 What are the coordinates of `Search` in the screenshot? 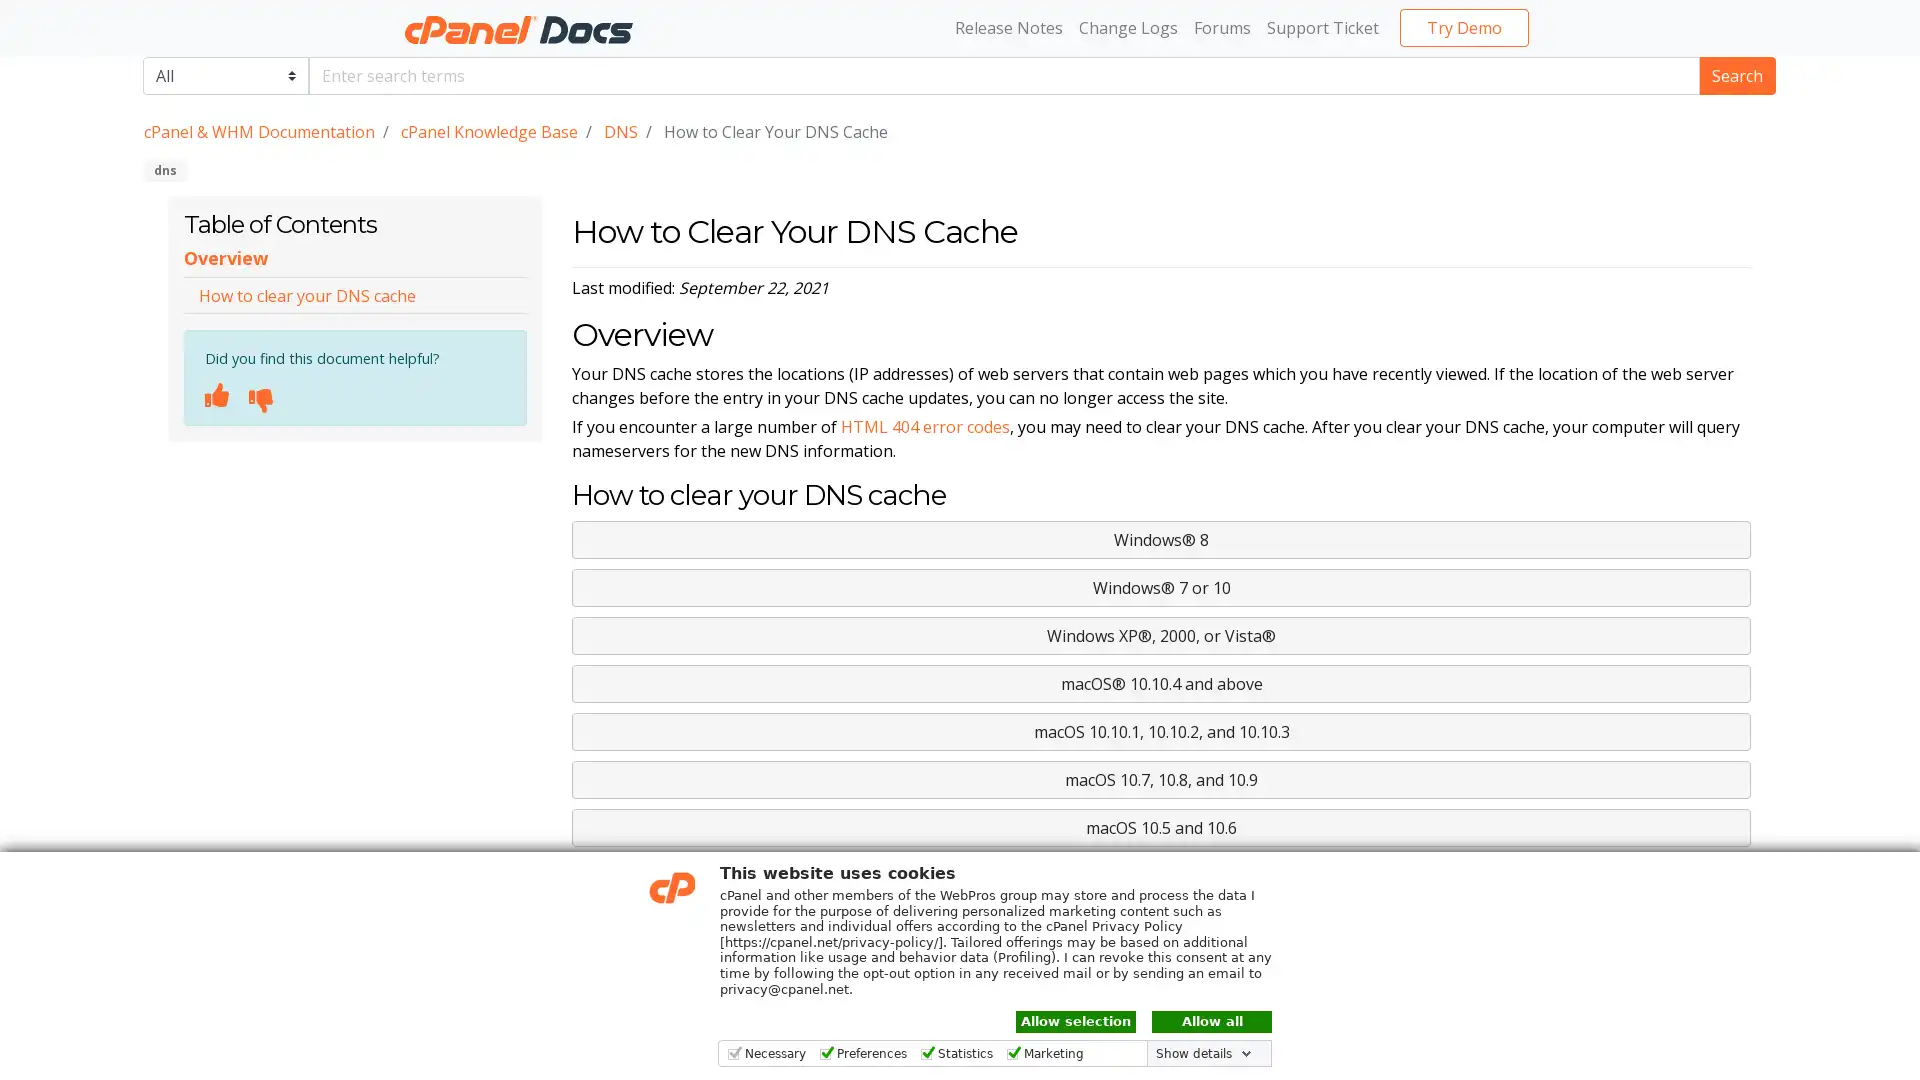 It's located at (1736, 73).